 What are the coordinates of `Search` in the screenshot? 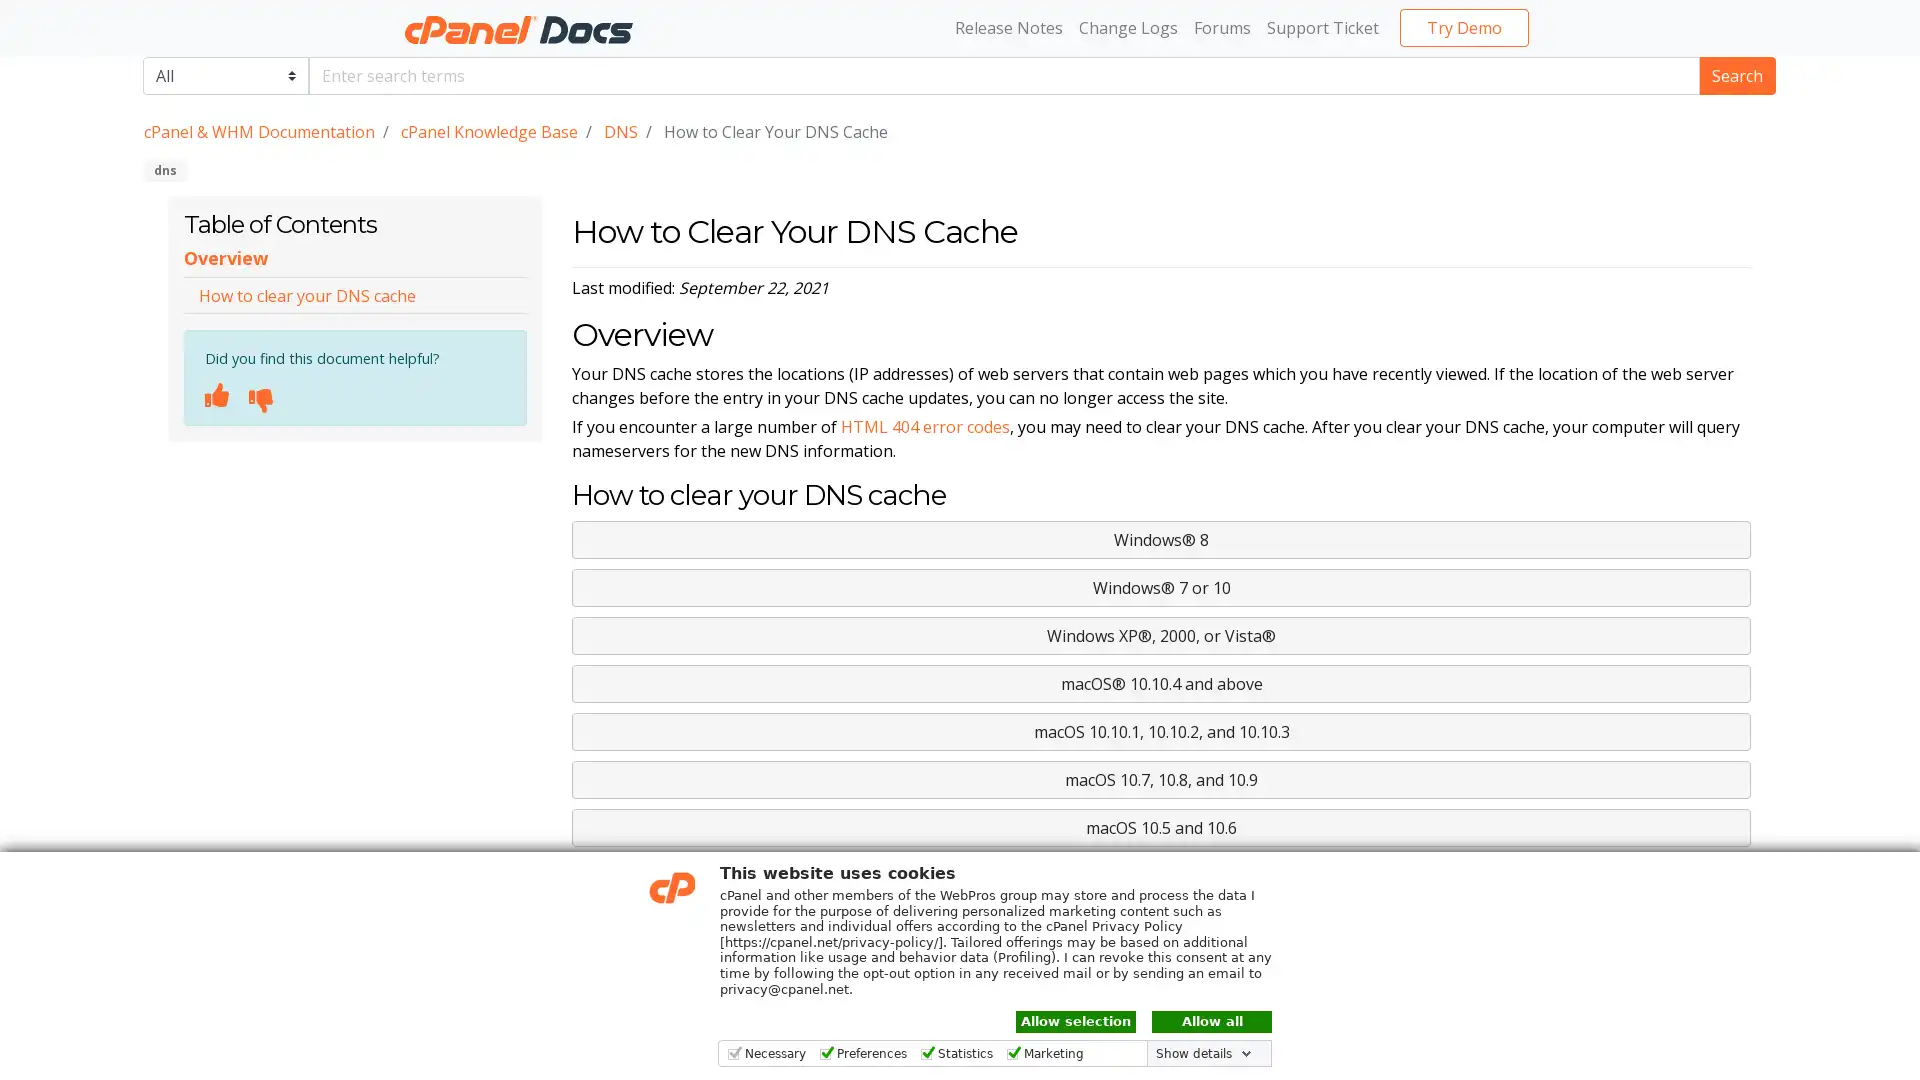 It's located at (1736, 73).